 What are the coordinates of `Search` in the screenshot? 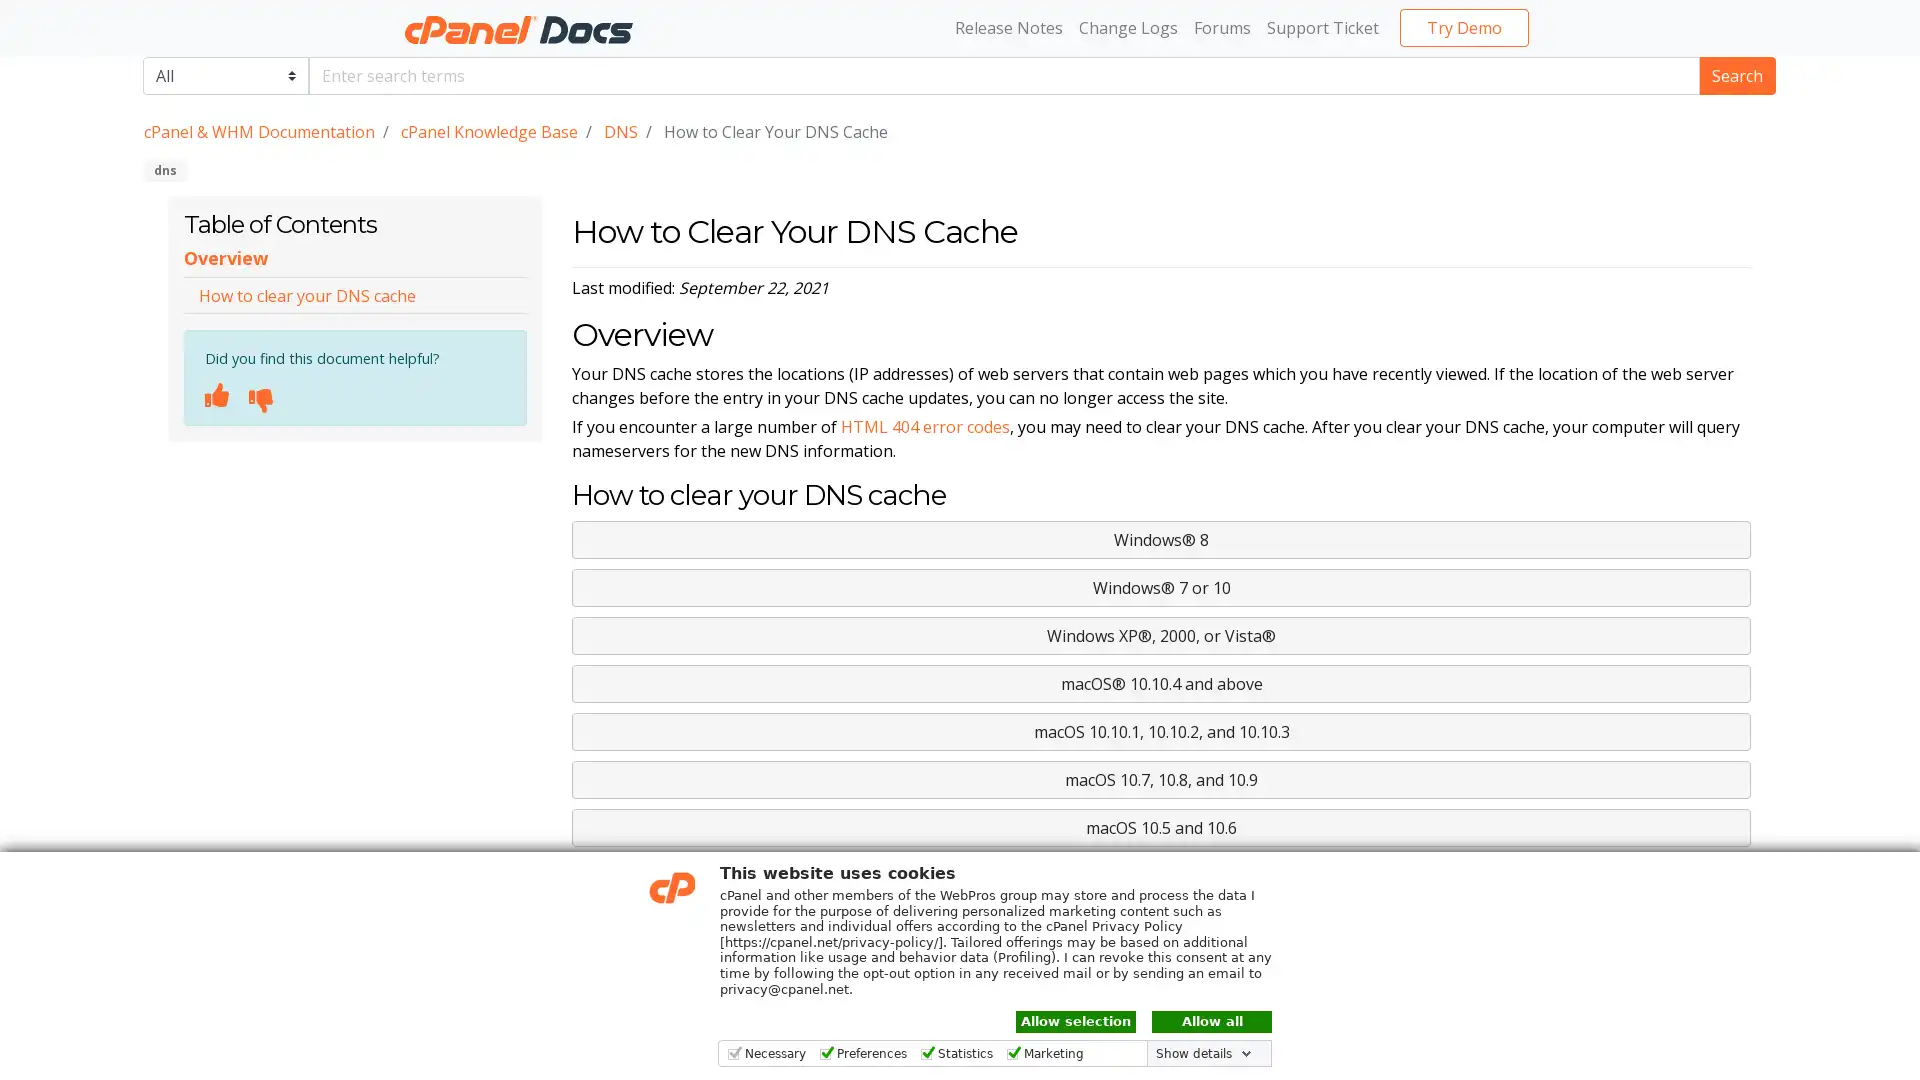 It's located at (1736, 73).